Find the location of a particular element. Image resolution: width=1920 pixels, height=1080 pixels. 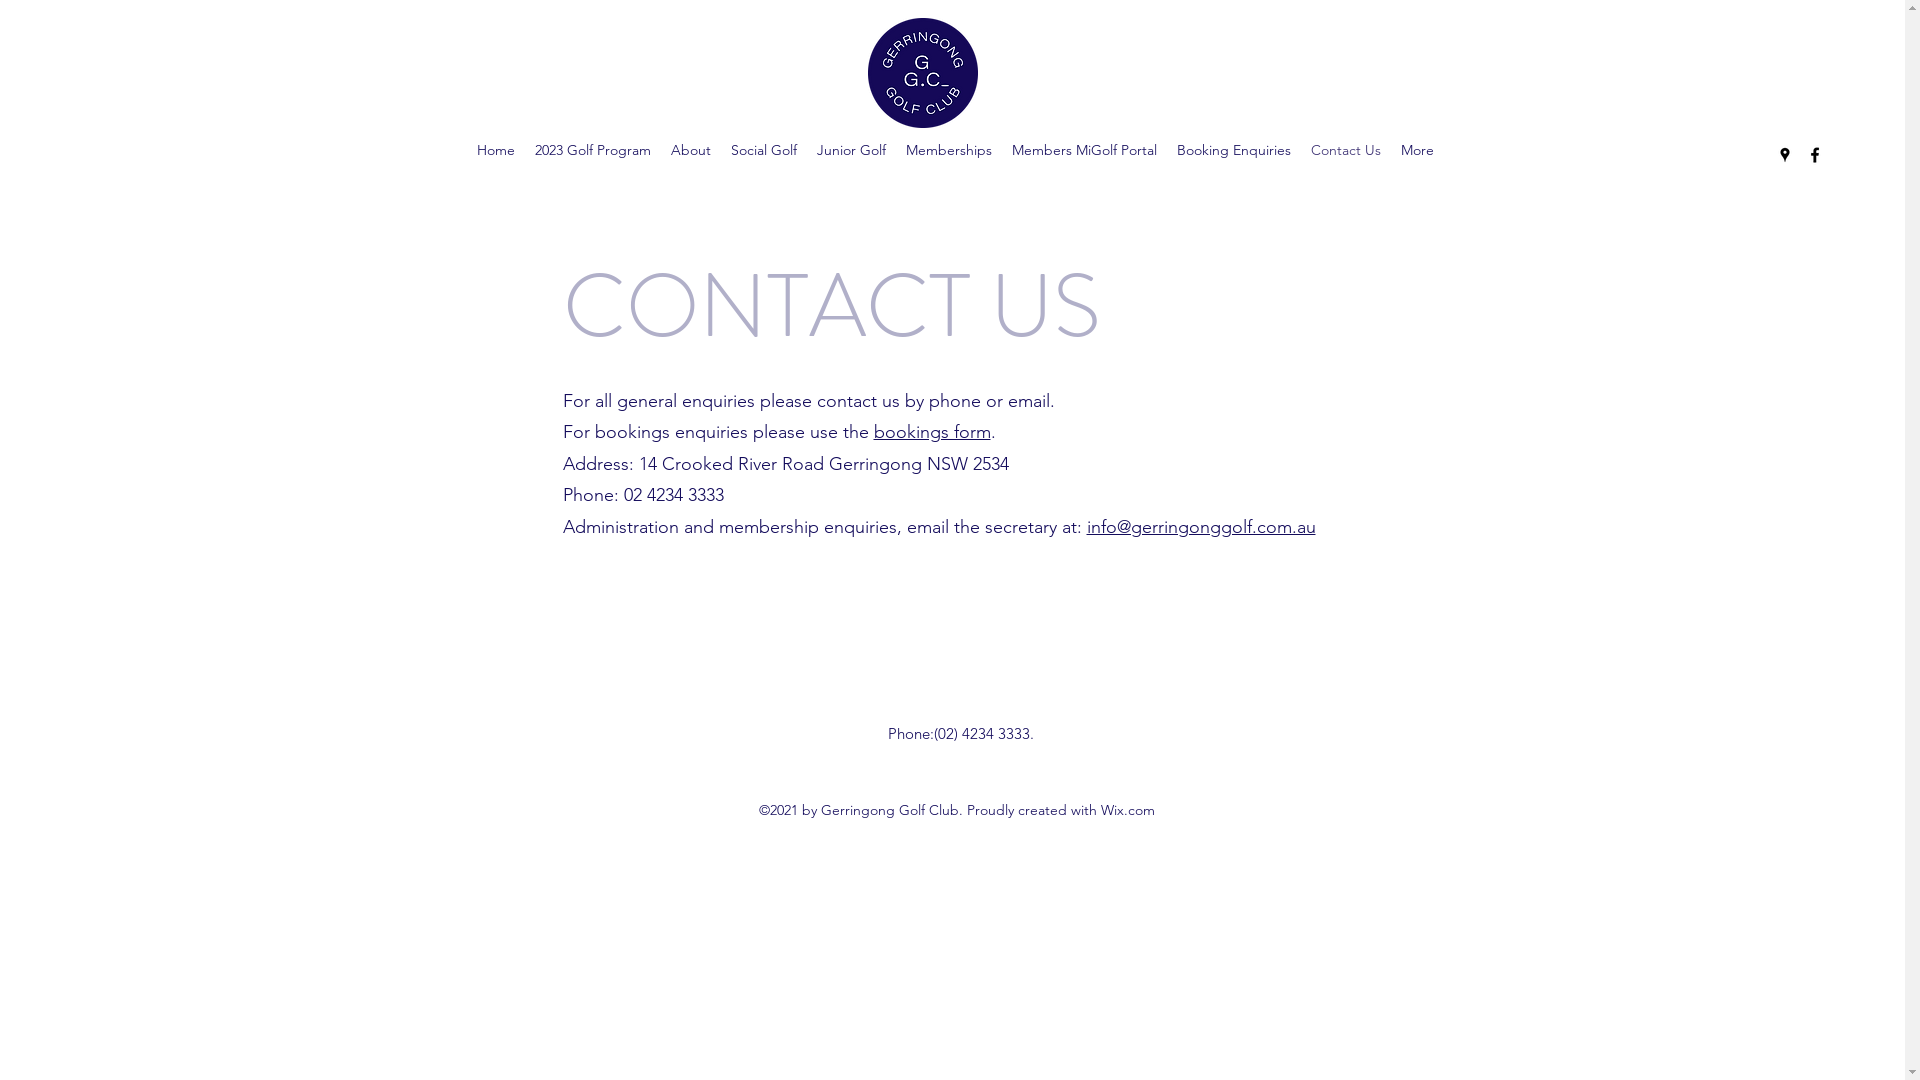

'Home' is located at coordinates (495, 149).